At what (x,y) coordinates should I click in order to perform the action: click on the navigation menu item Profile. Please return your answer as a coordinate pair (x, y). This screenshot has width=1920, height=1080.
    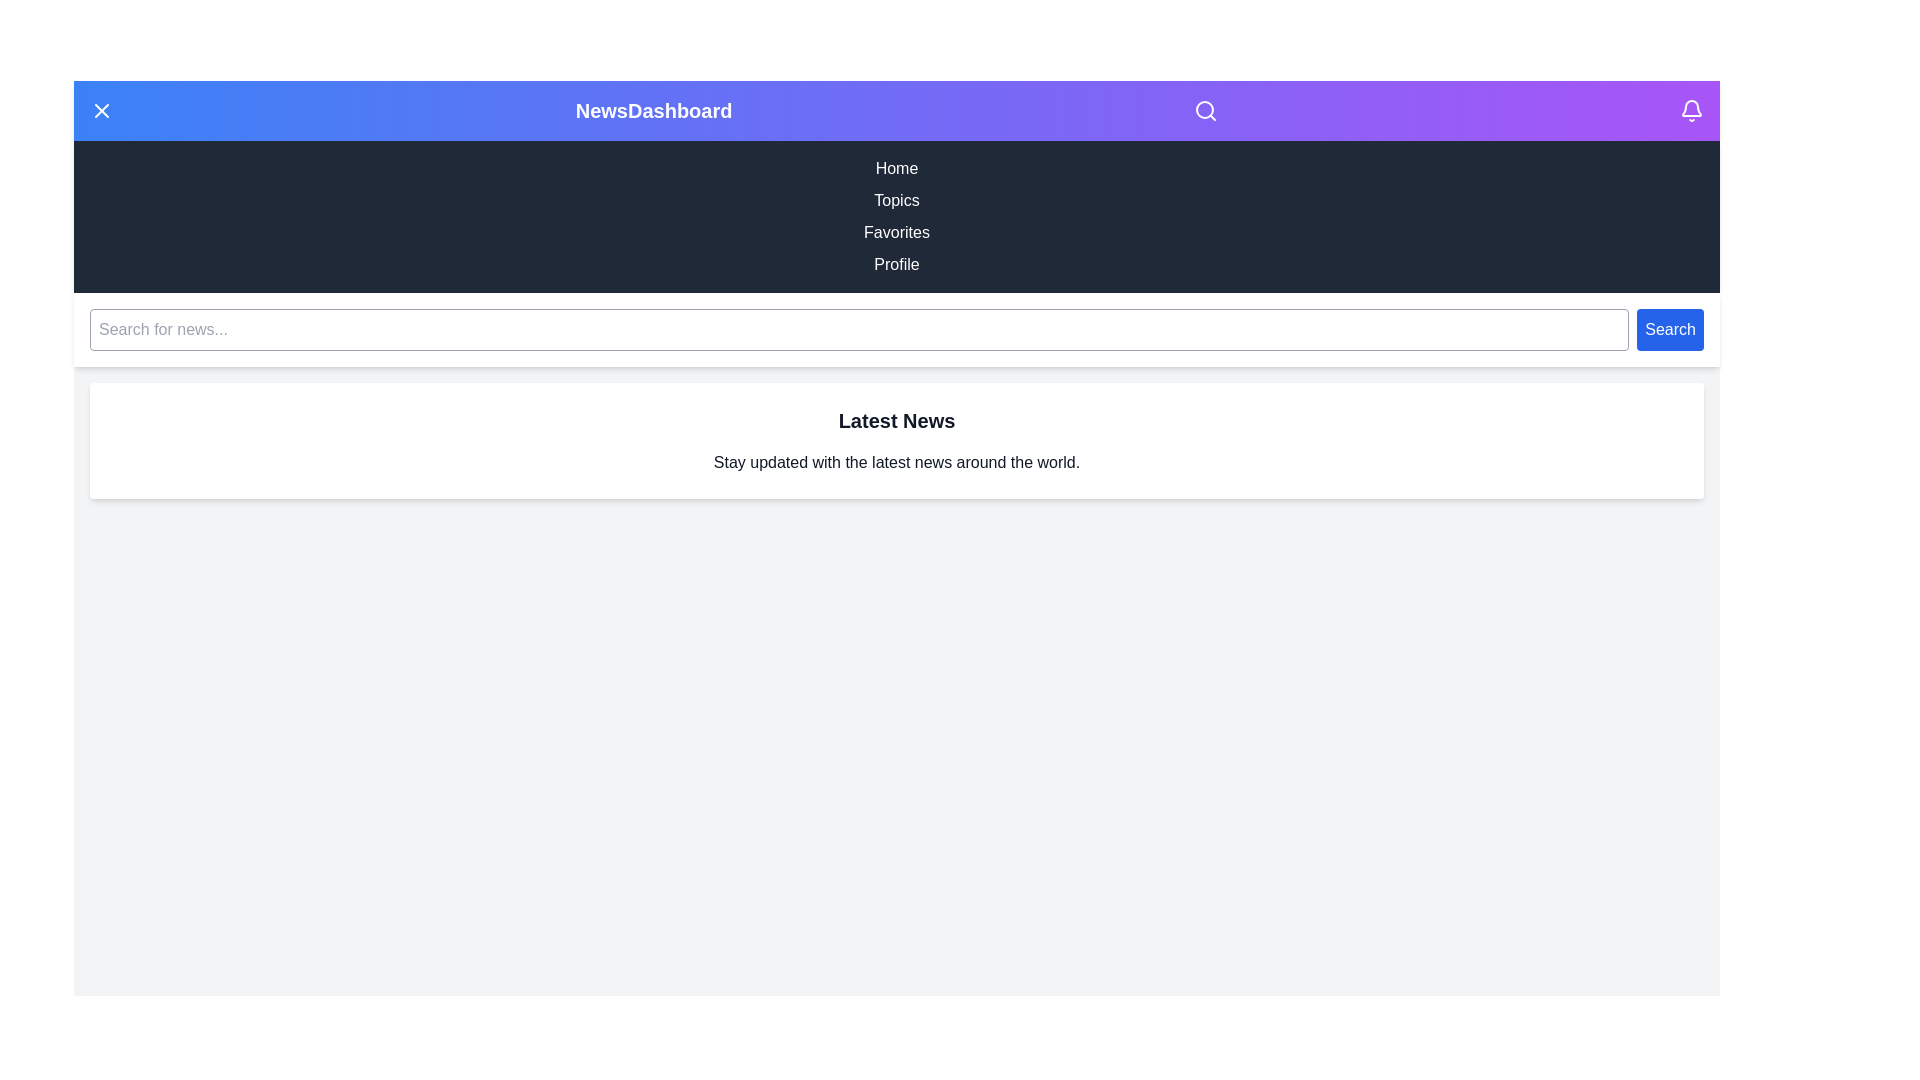
    Looking at the image, I should click on (896, 264).